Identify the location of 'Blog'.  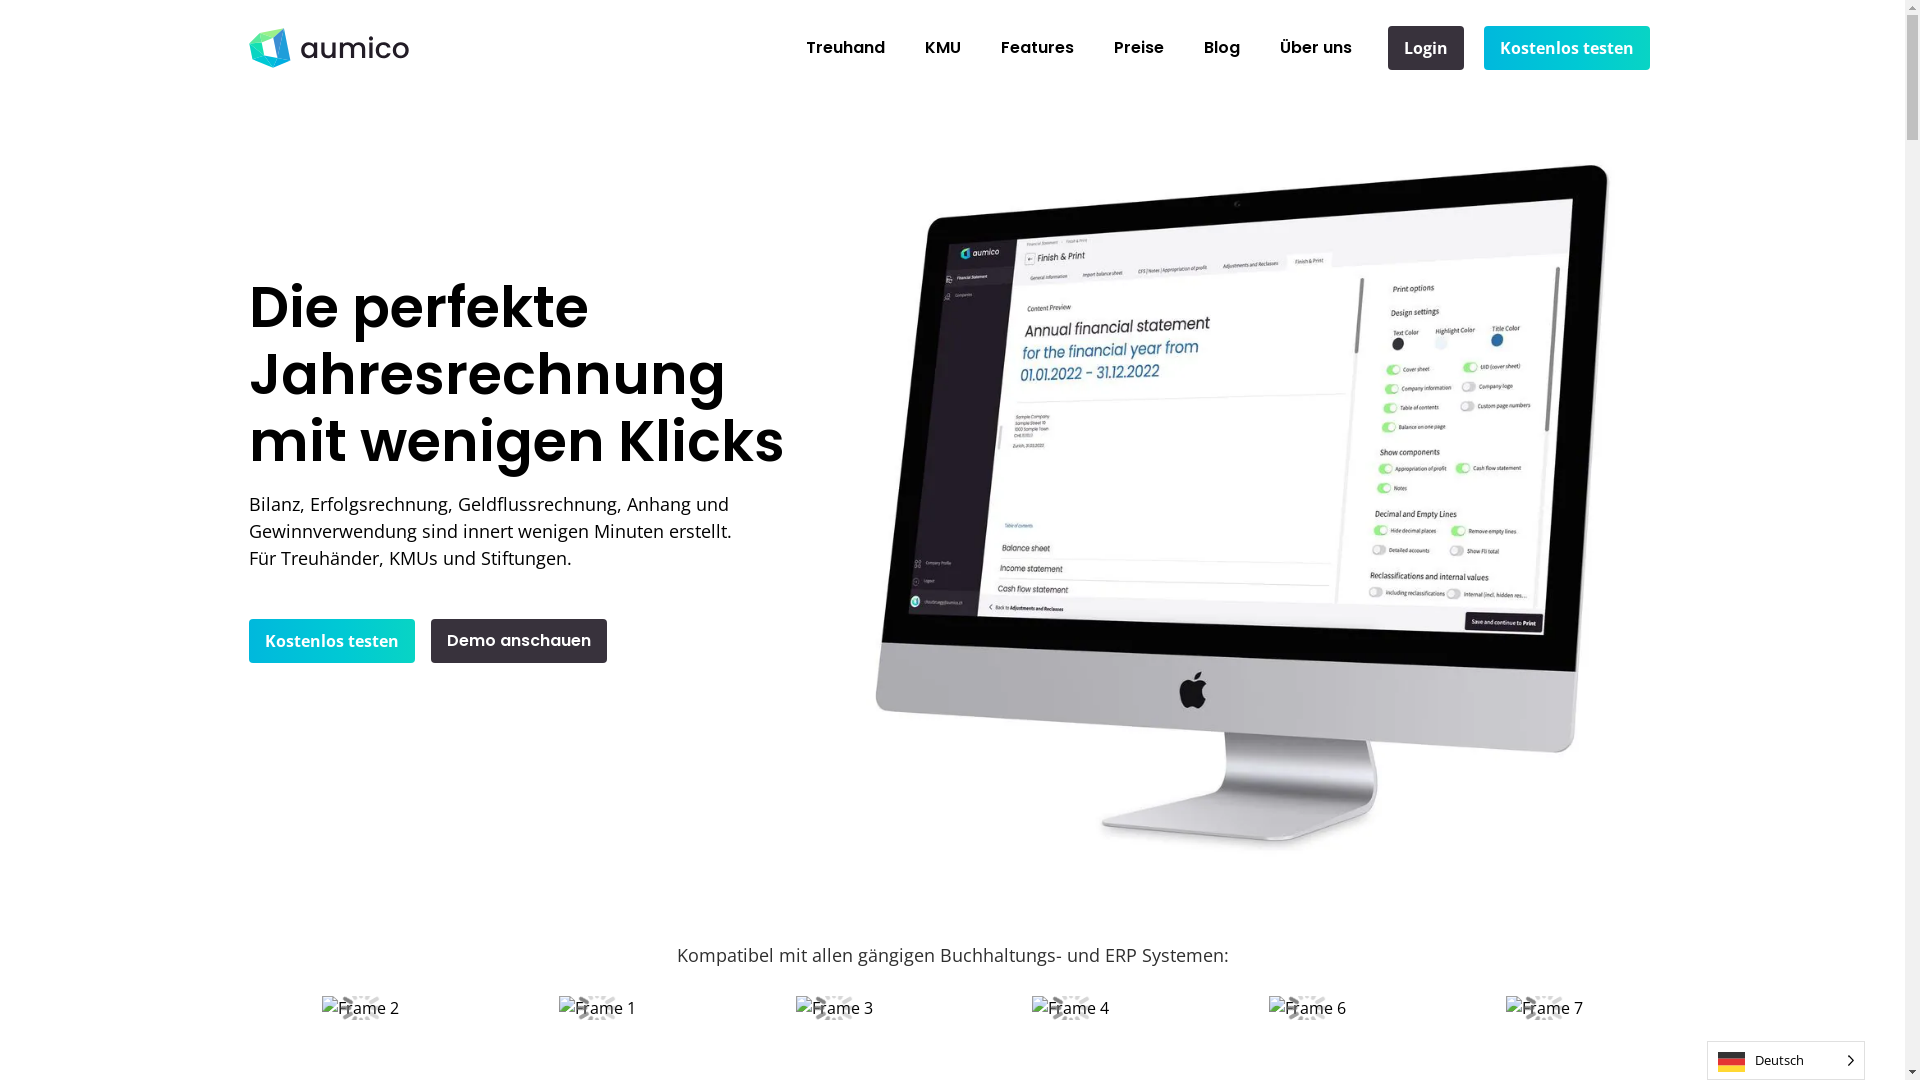
(1221, 46).